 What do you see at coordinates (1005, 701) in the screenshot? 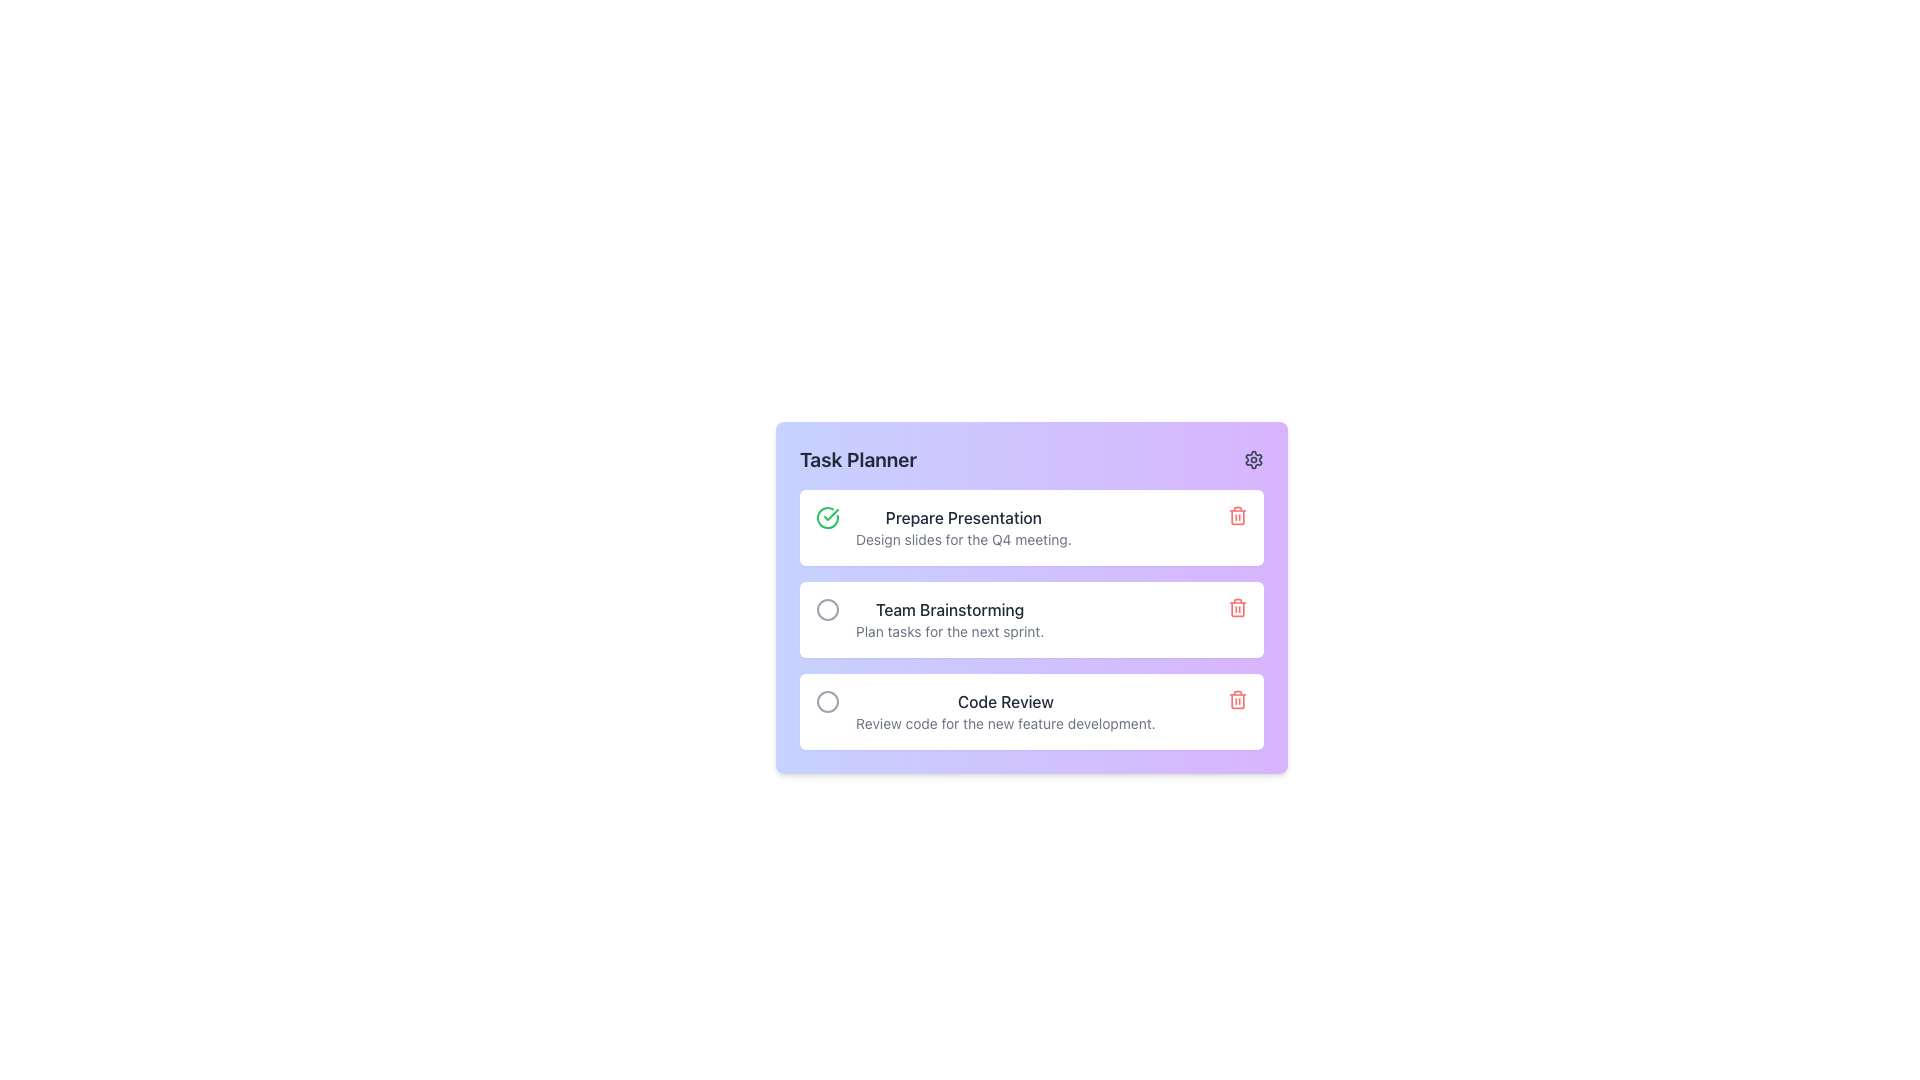
I see `the text 'Code Review' from the text label in the 'Task Planner' module to copy it` at bounding box center [1005, 701].